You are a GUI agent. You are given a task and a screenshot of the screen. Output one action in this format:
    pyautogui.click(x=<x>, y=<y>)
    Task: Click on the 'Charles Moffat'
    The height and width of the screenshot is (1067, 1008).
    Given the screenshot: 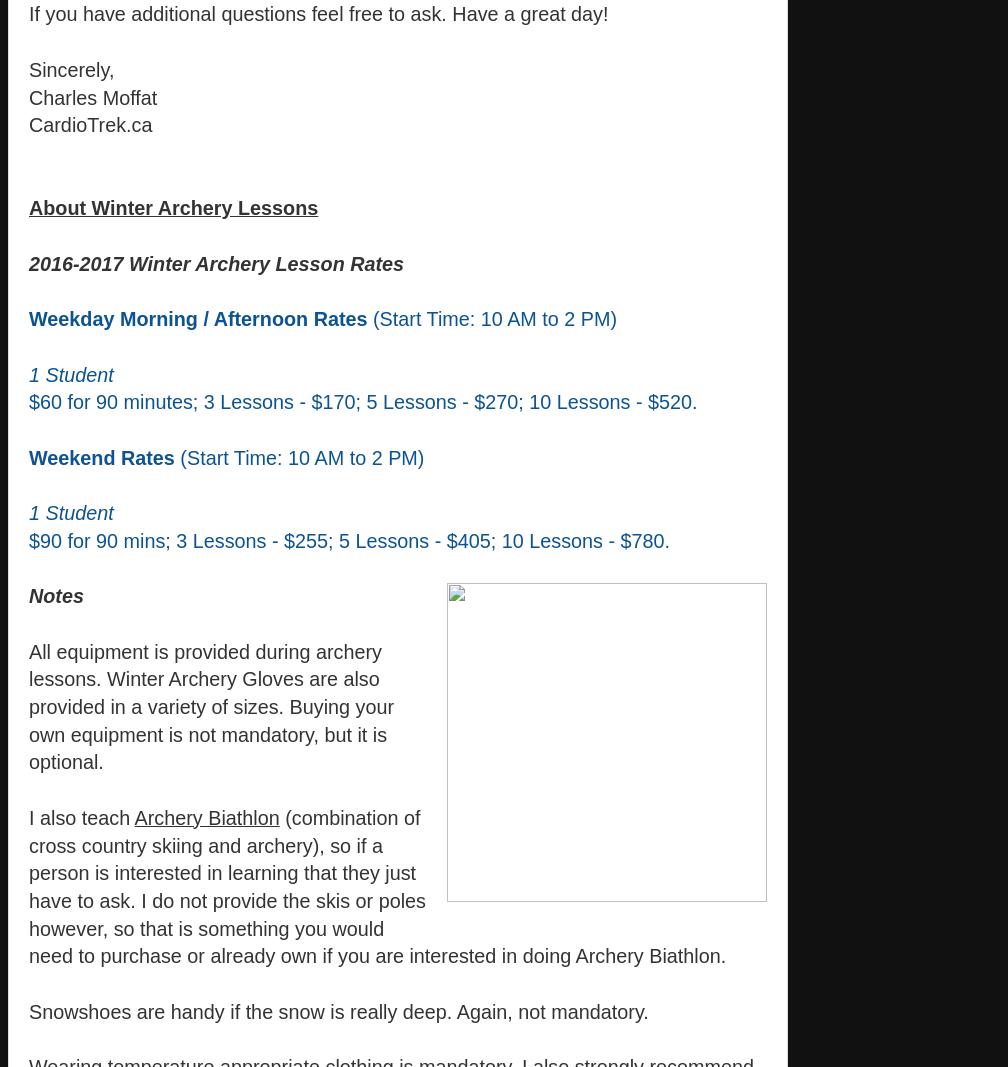 What is the action you would take?
    pyautogui.click(x=29, y=95)
    